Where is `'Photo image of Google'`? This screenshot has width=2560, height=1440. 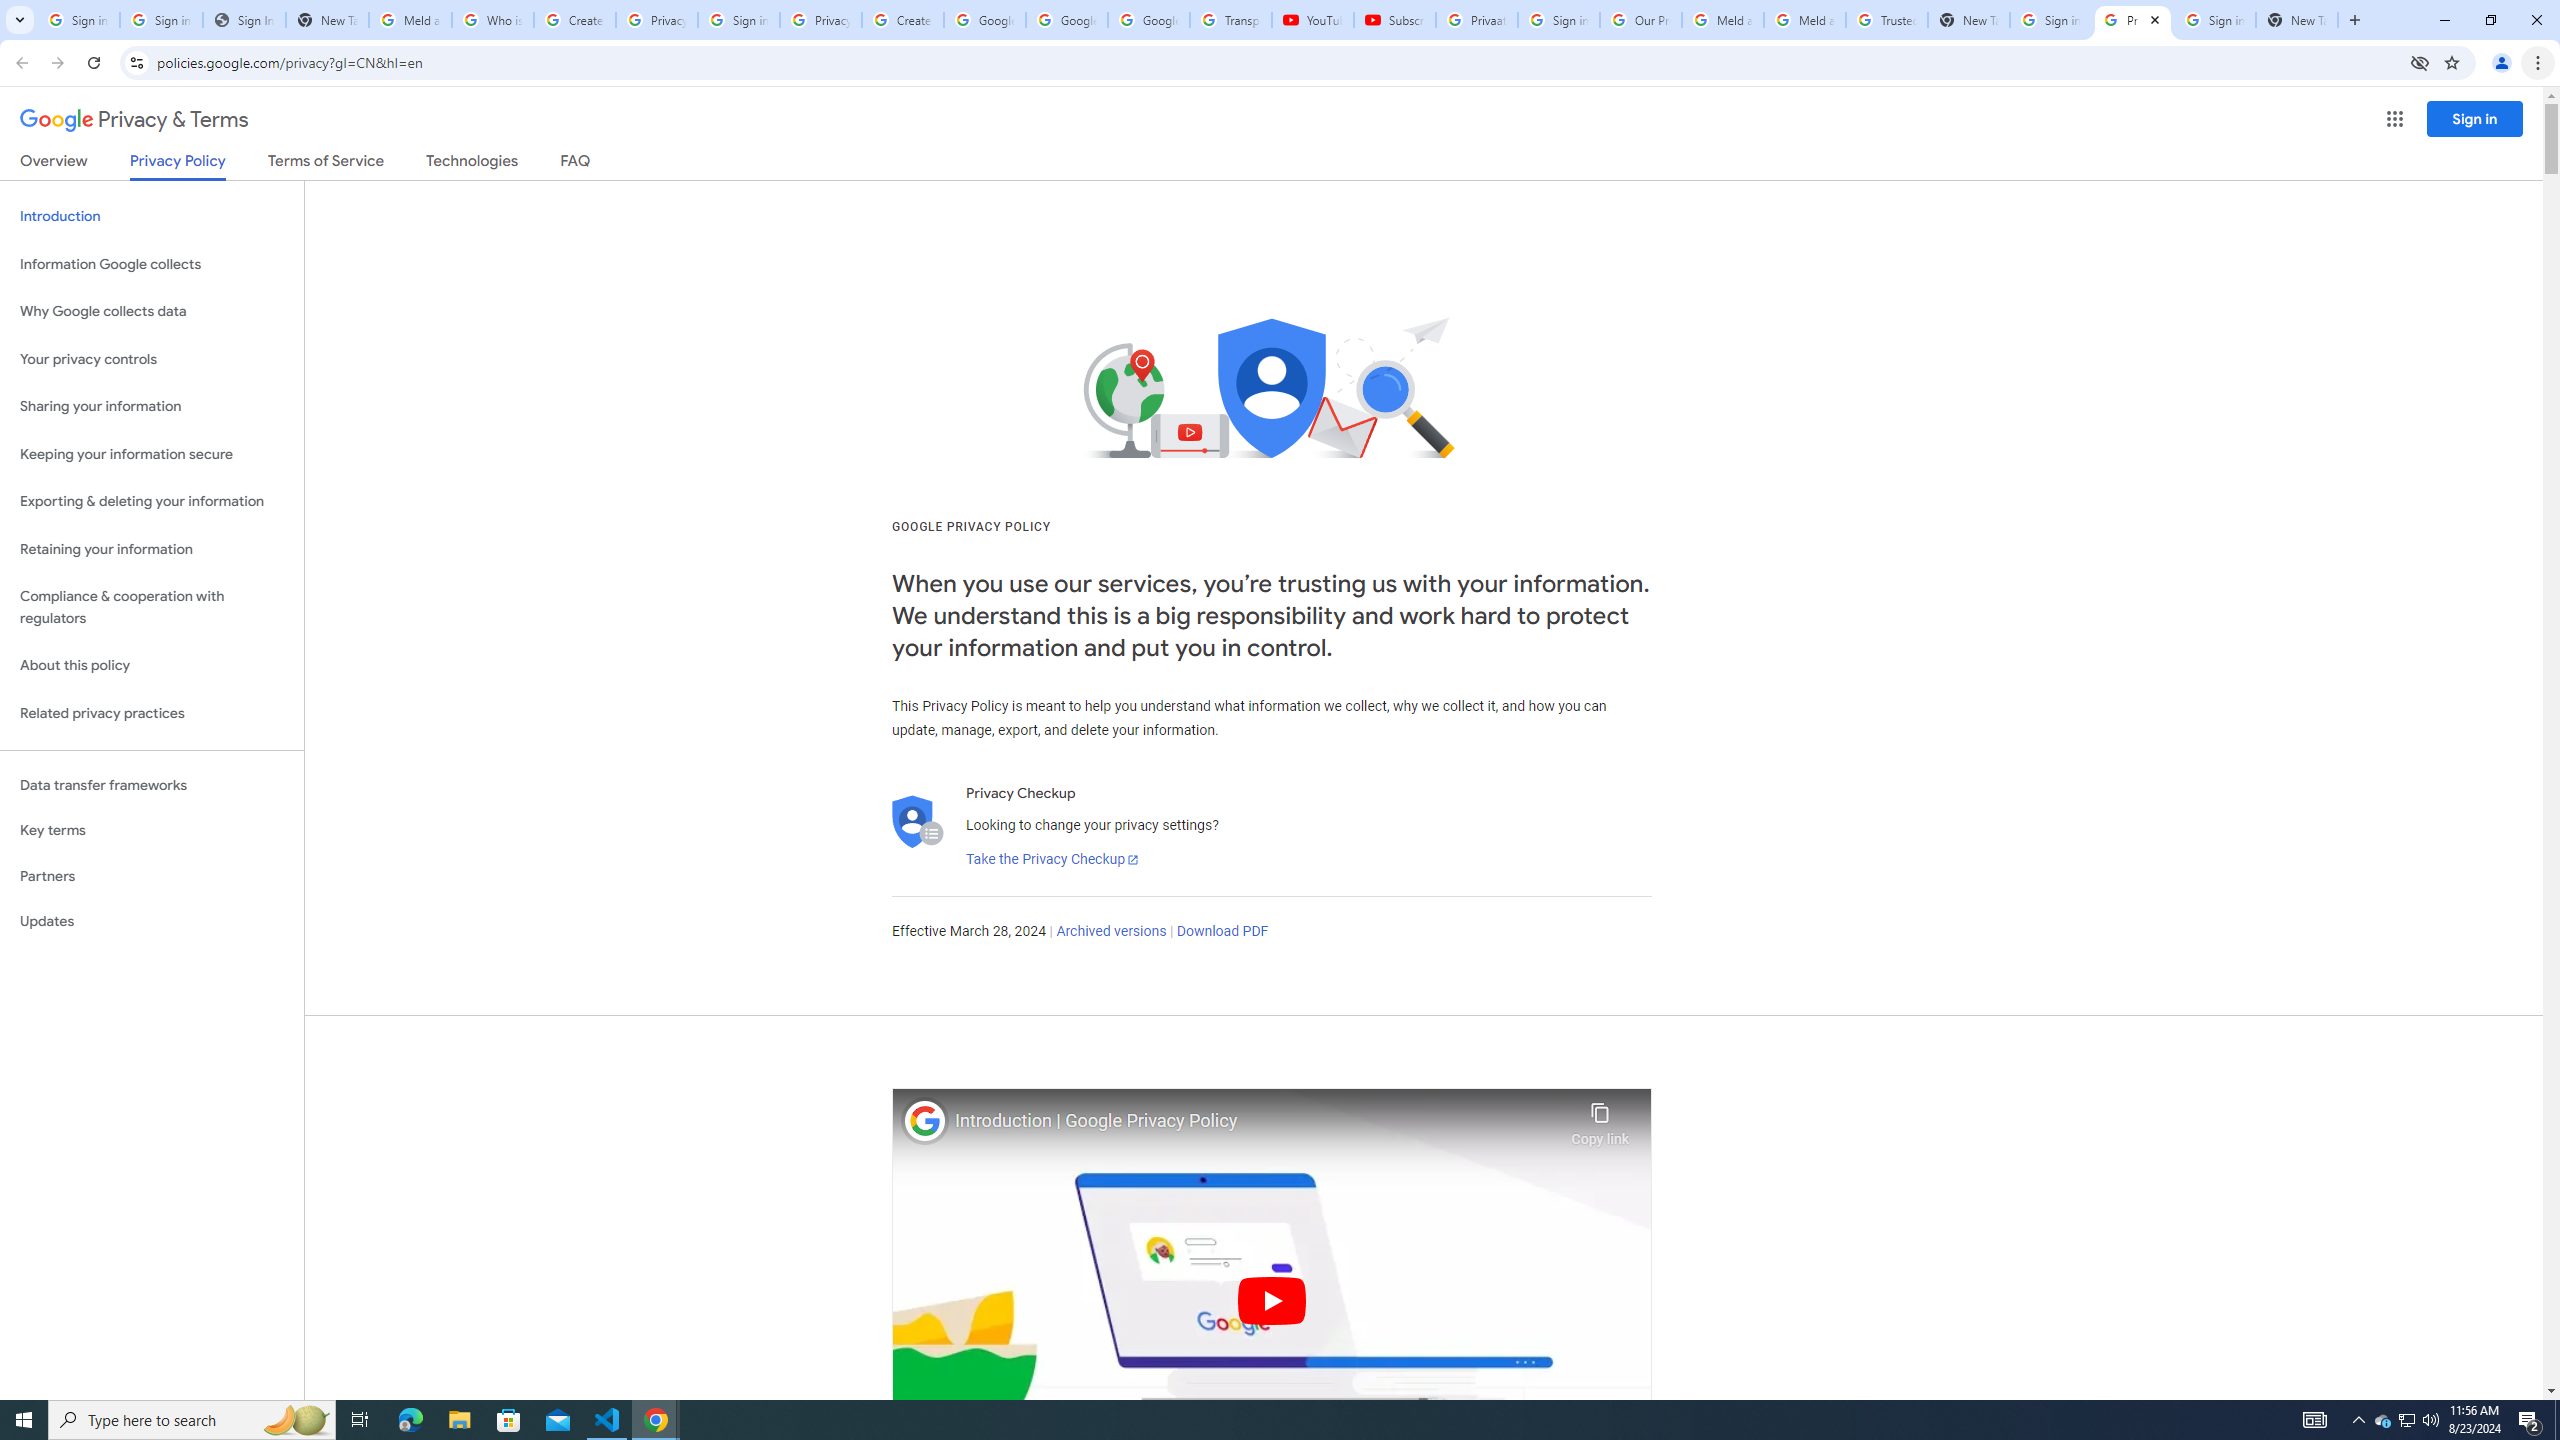
'Photo image of Google' is located at coordinates (925, 1119).